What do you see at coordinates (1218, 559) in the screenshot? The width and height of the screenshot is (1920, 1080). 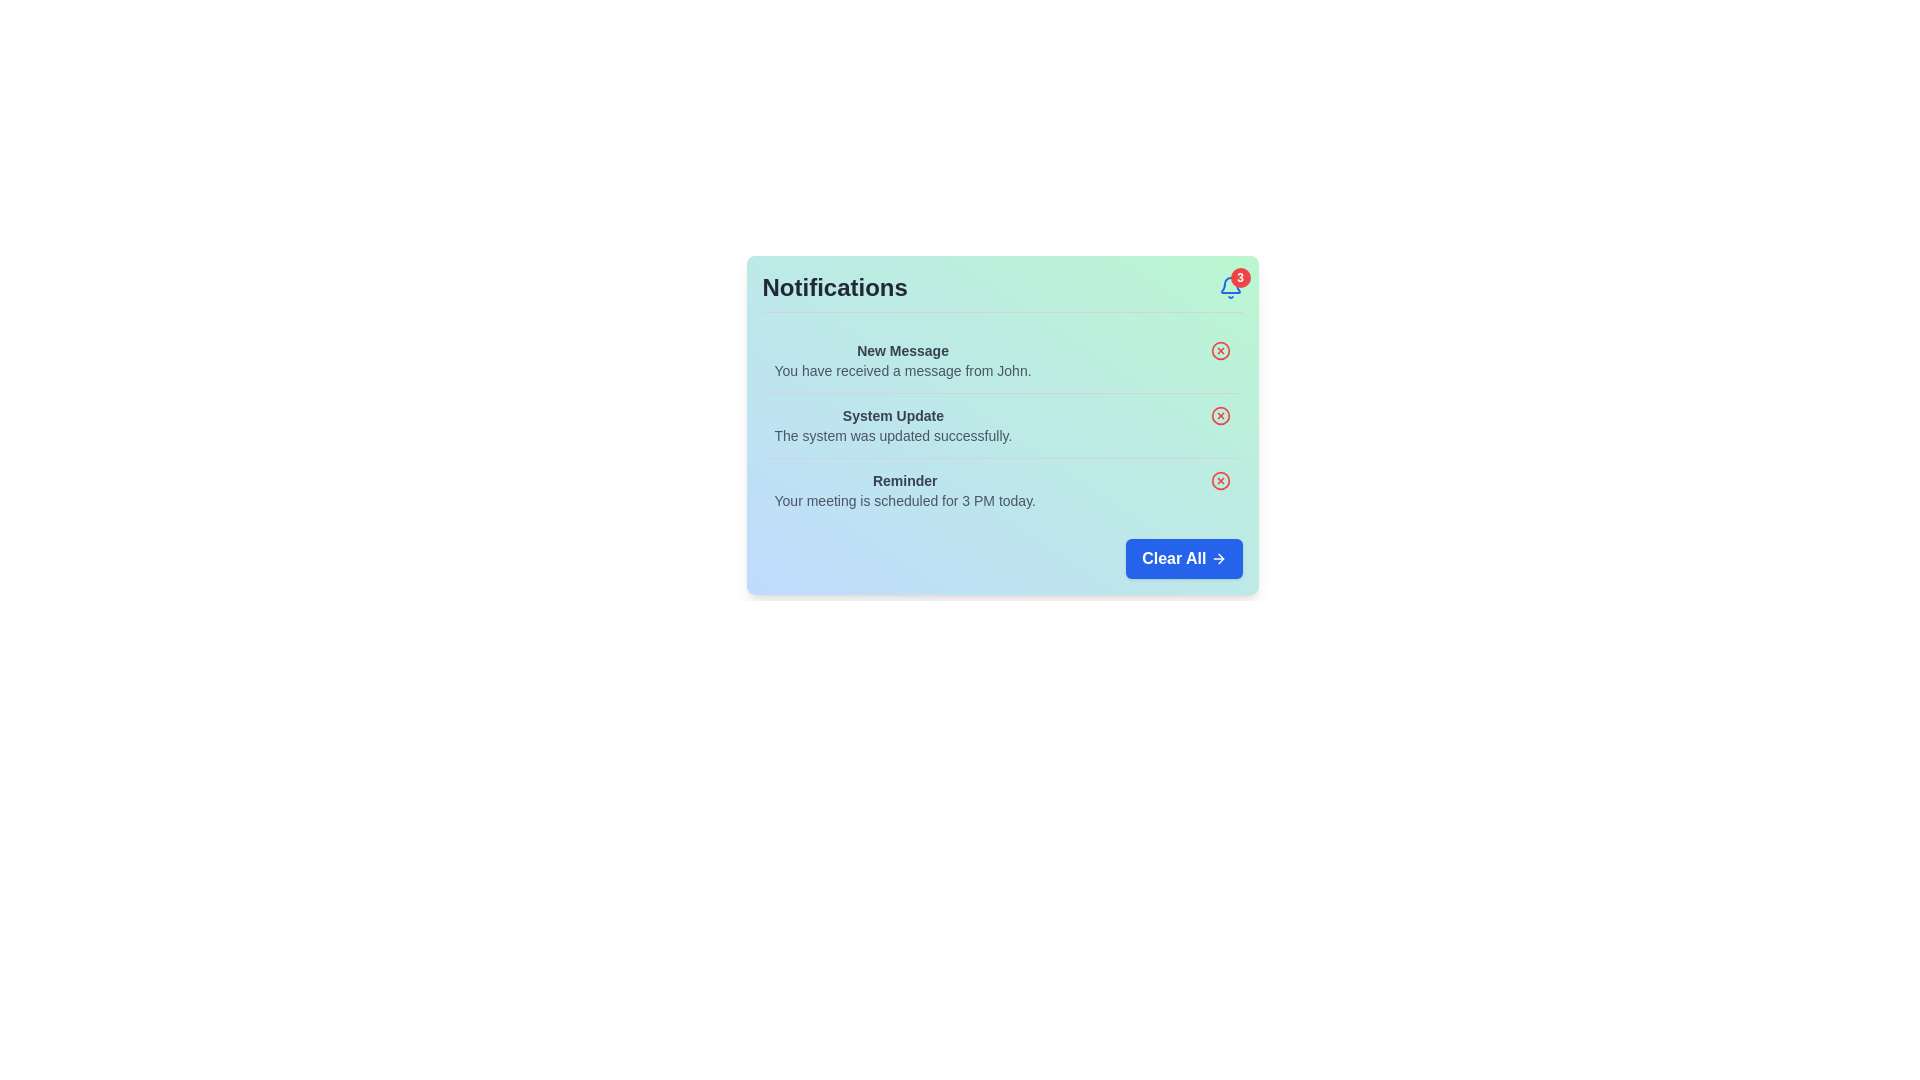 I see `the arrow icon located in the bottom-right corner of the notification card` at bounding box center [1218, 559].